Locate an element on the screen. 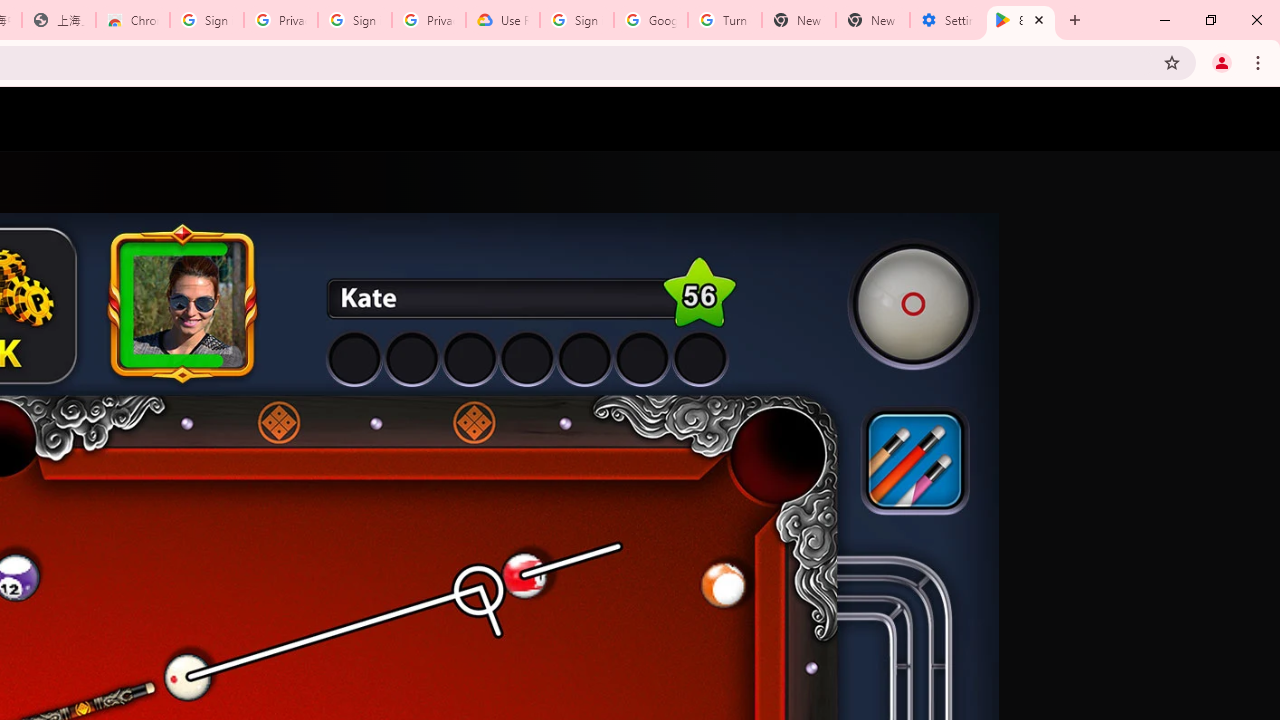 The width and height of the screenshot is (1280, 720). 'New Tab' is located at coordinates (872, 20).